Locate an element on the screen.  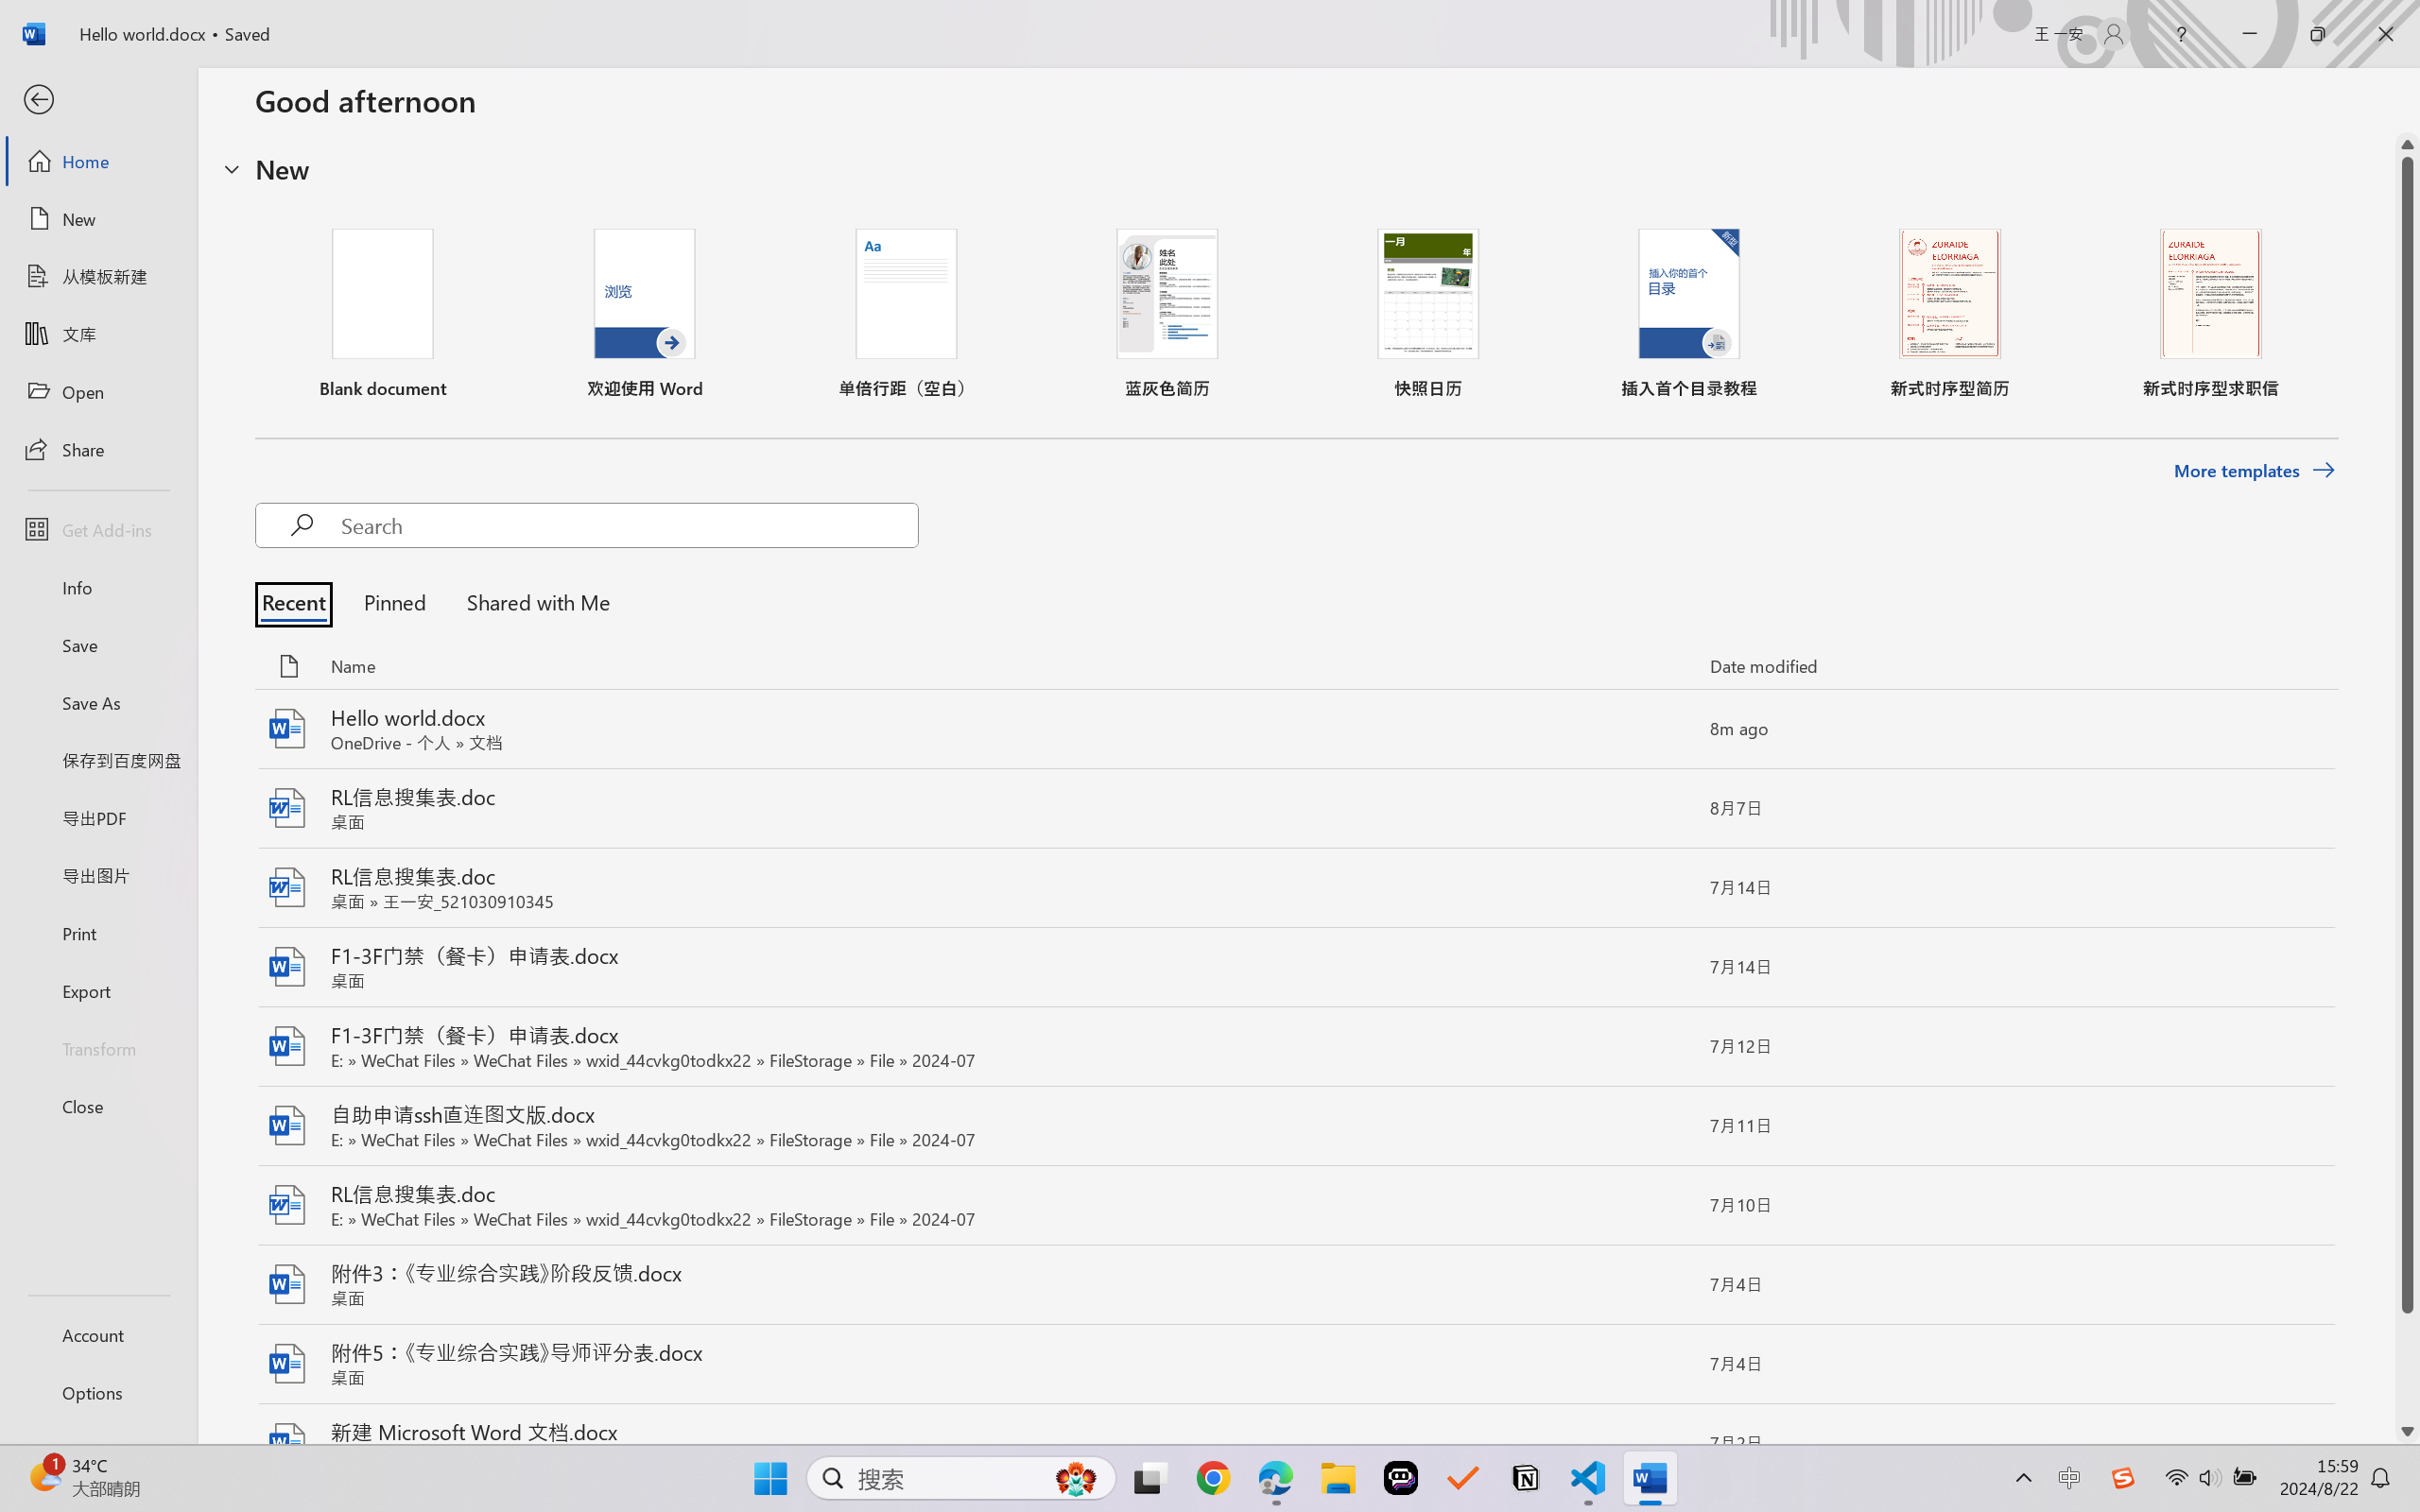
'Class: Image' is located at coordinates (2122, 1478).